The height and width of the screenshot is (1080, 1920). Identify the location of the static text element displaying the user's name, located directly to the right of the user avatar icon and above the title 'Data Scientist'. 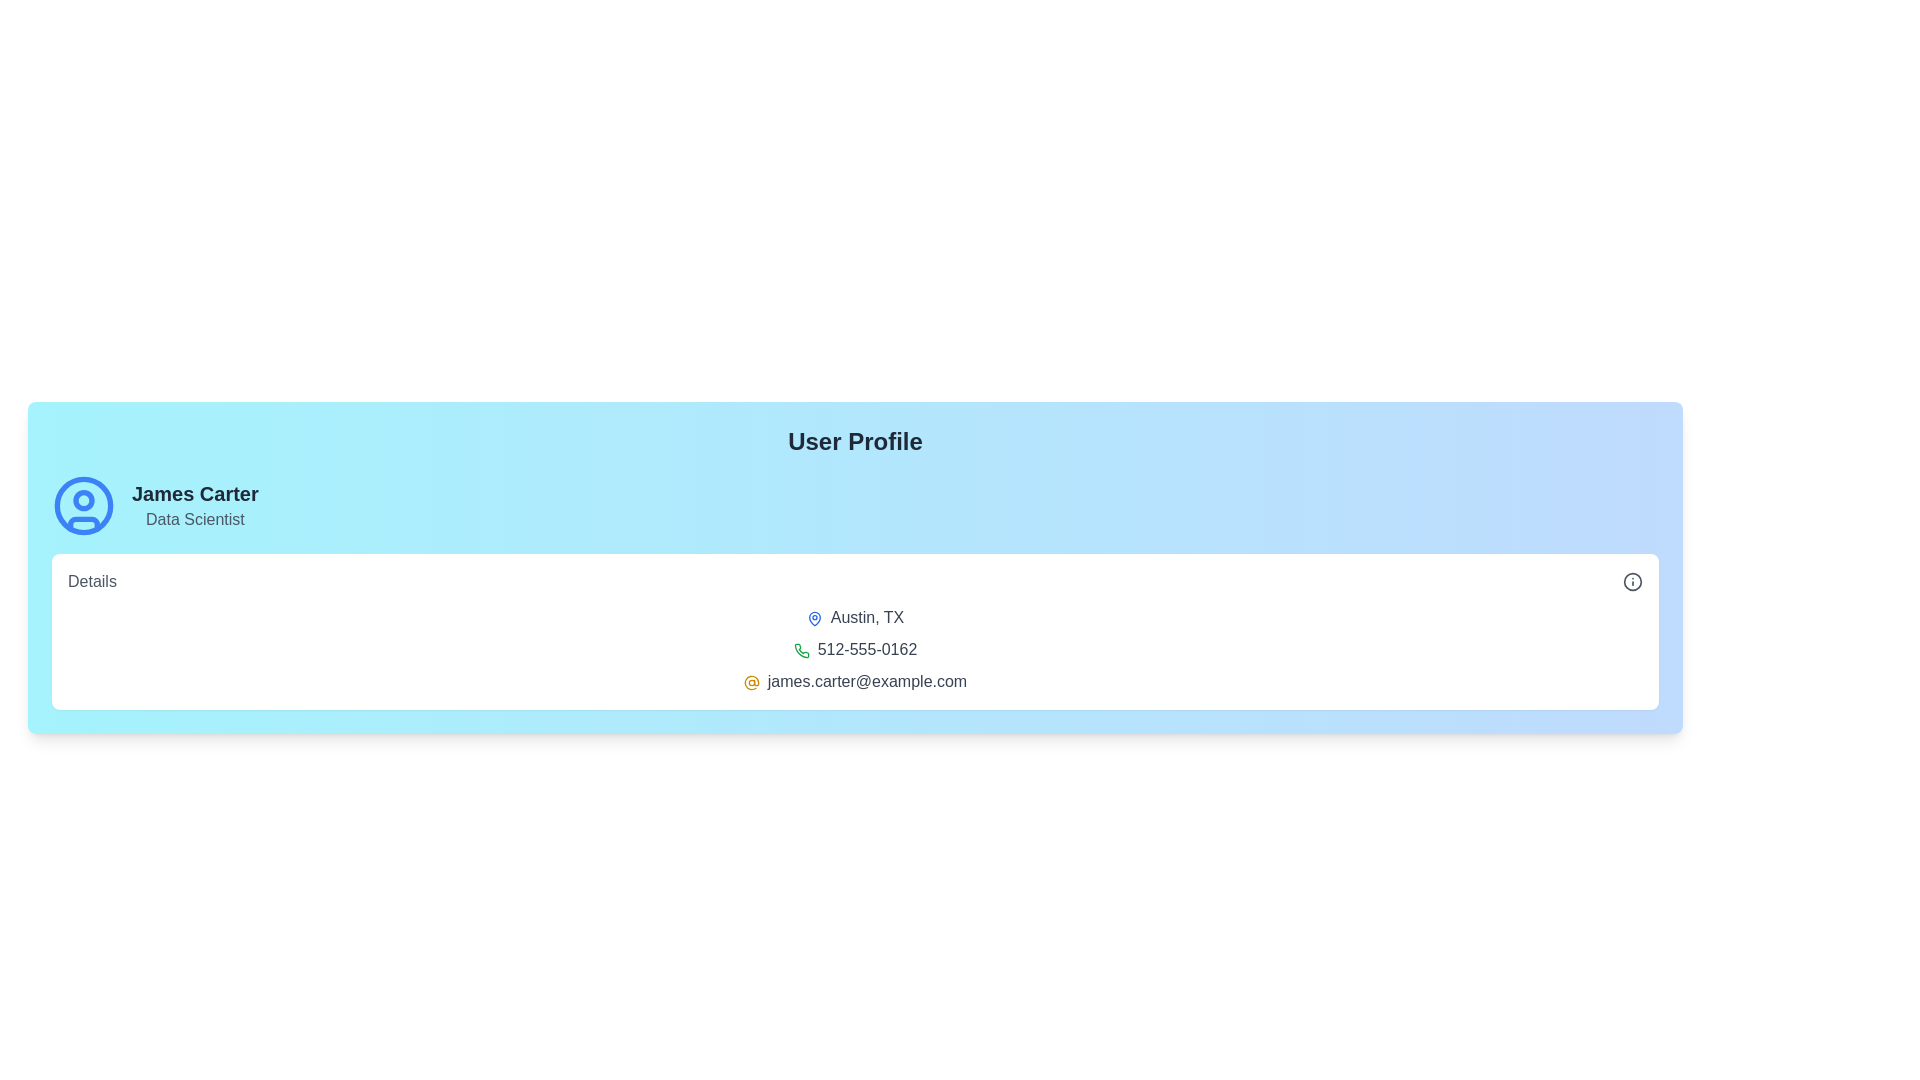
(195, 493).